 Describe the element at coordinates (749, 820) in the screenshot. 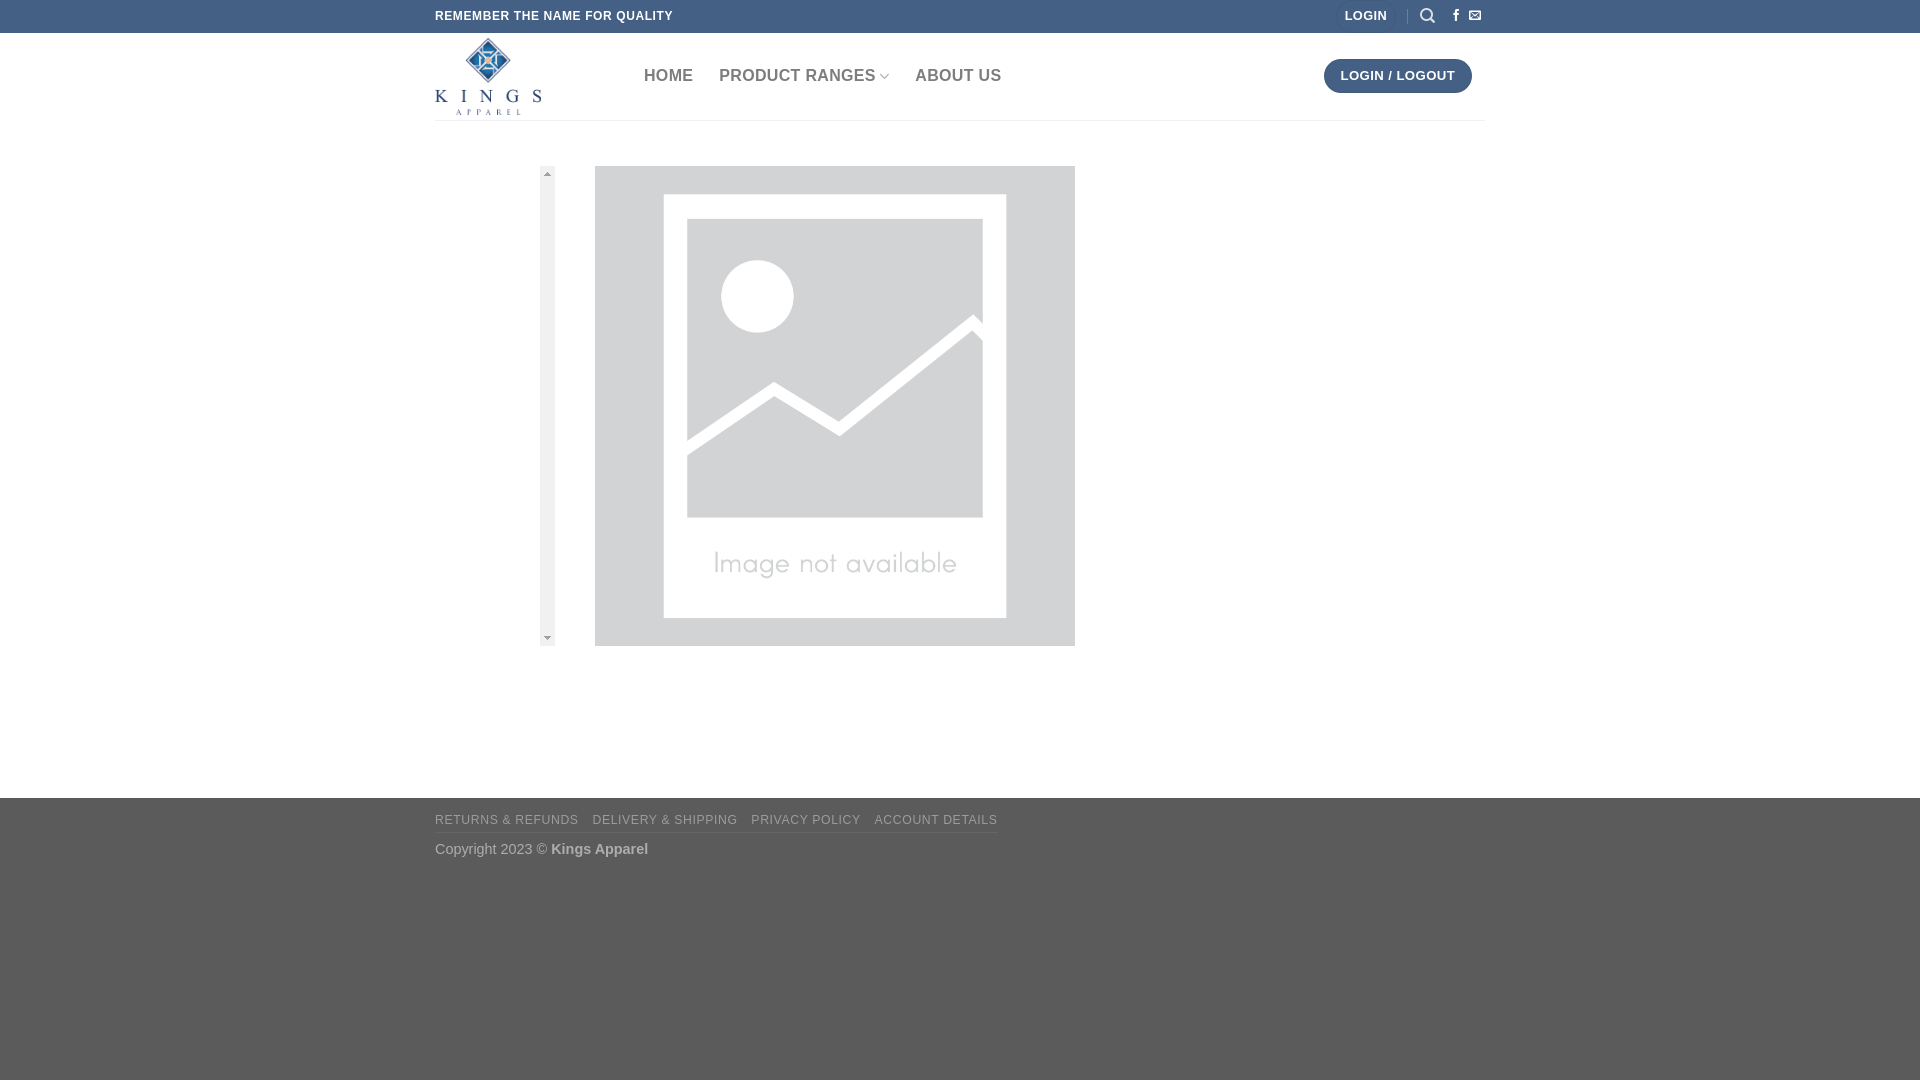

I see `'PRIVACY POLICY'` at that location.